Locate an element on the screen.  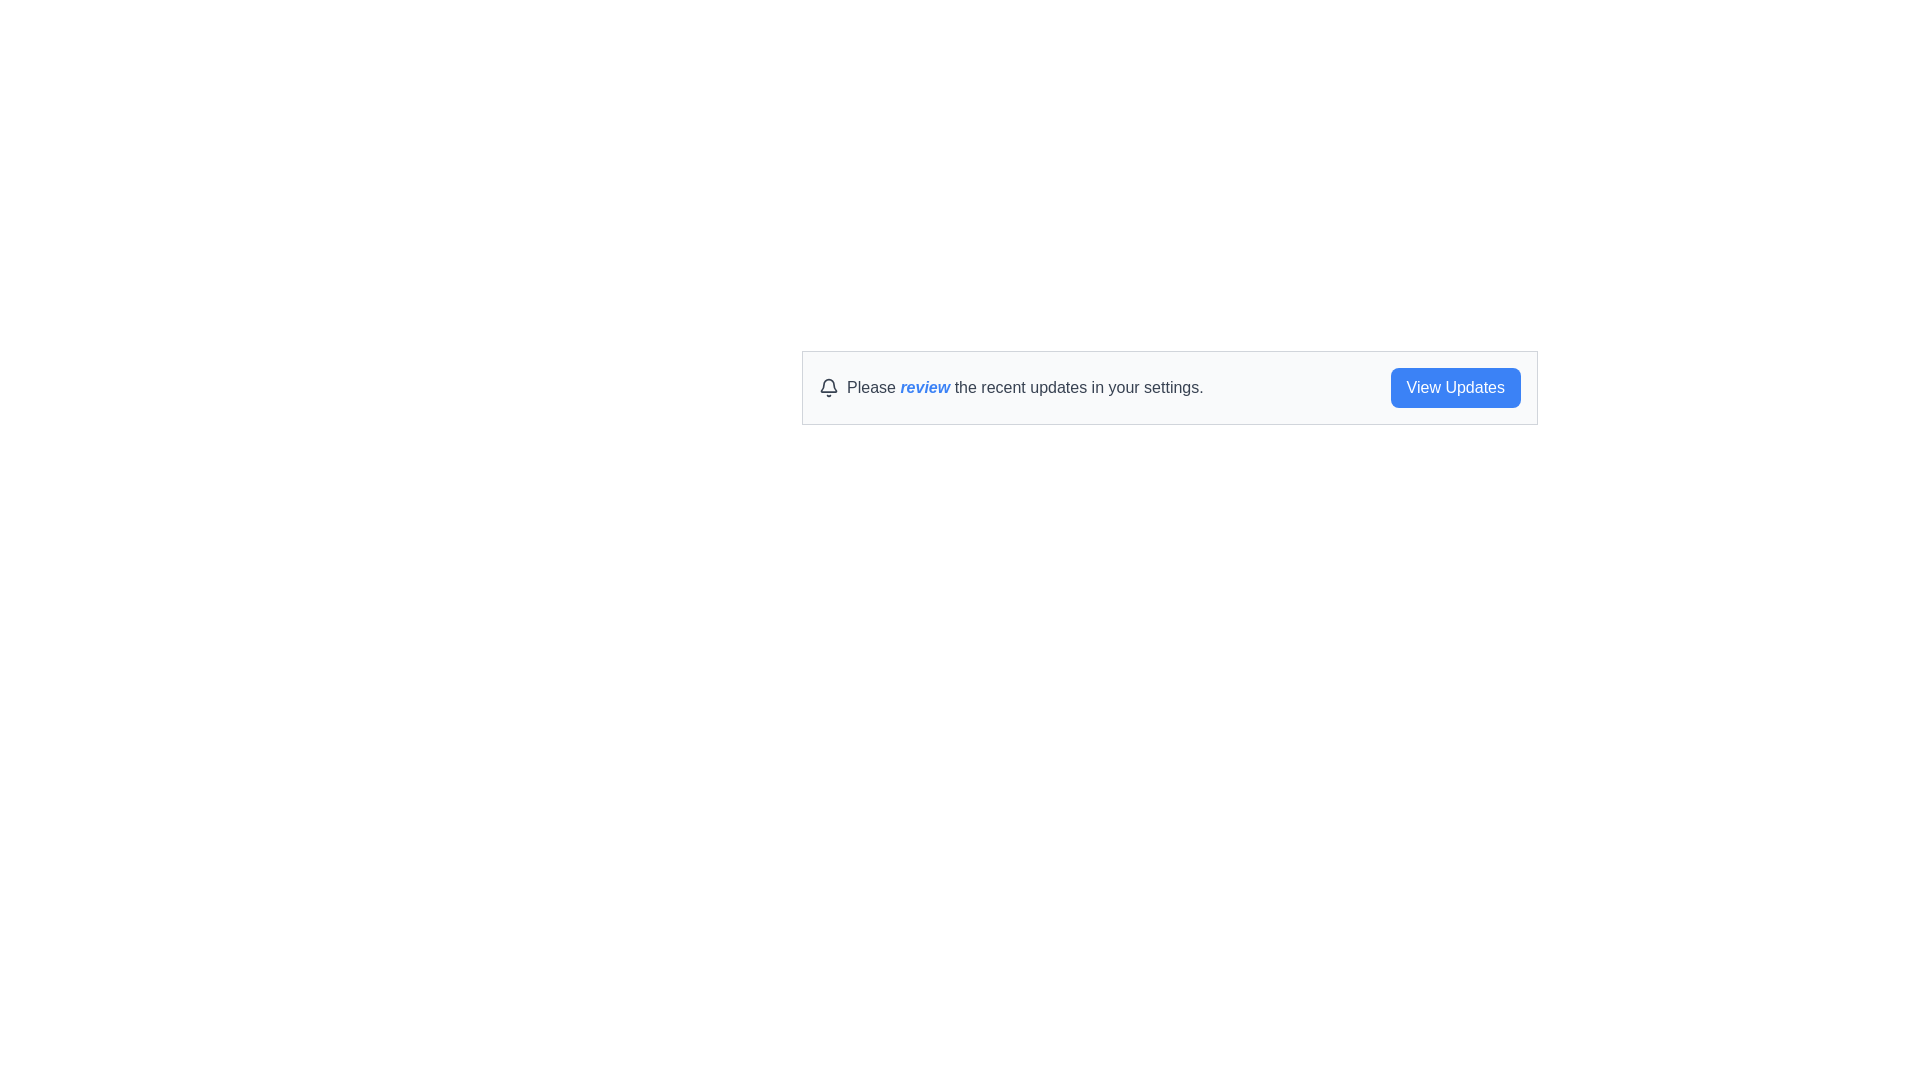
the button on the rightmost side of the bordered box is located at coordinates (1455, 388).